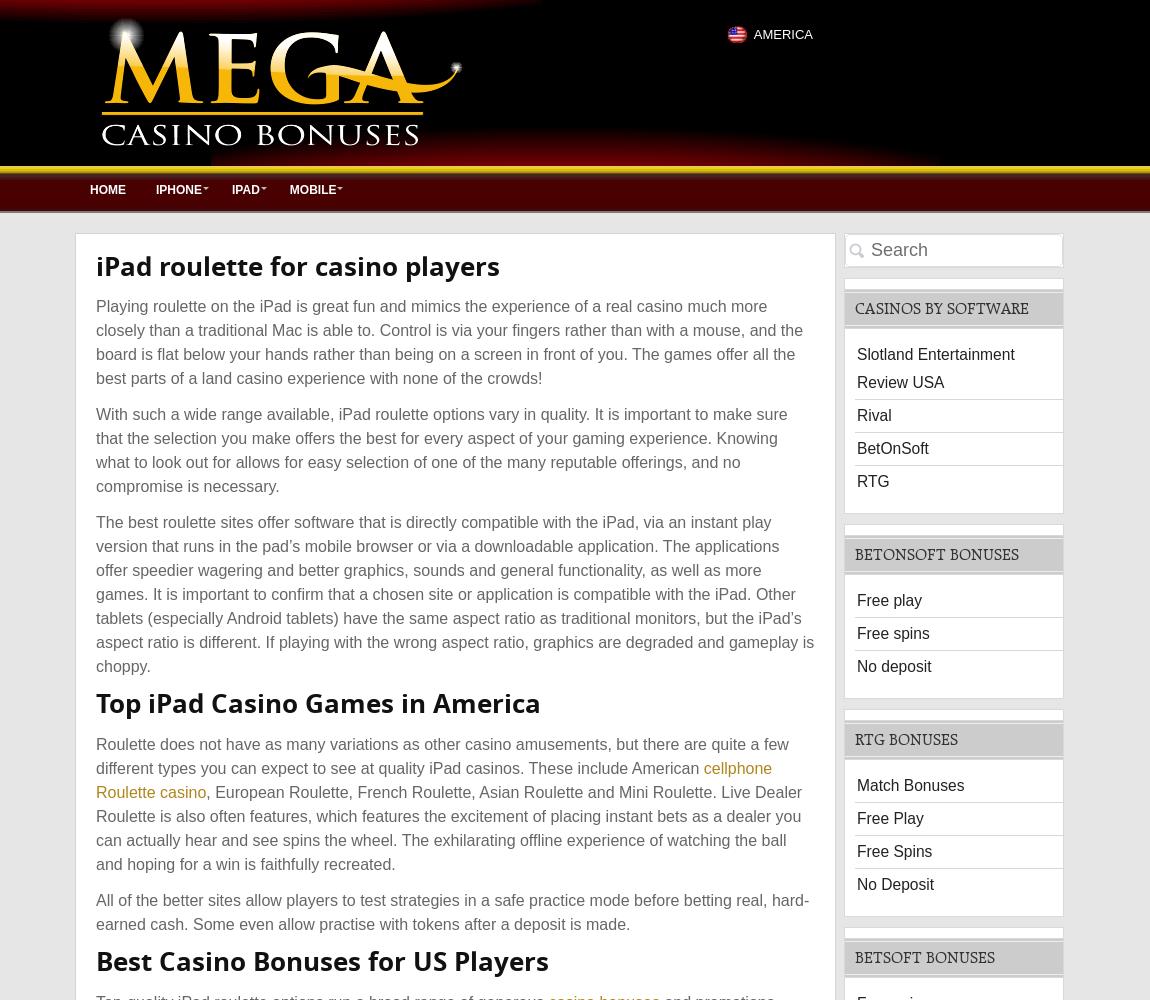 Image resolution: width=1150 pixels, height=1000 pixels. What do you see at coordinates (910, 784) in the screenshot?
I see `'Match Bonuses'` at bounding box center [910, 784].